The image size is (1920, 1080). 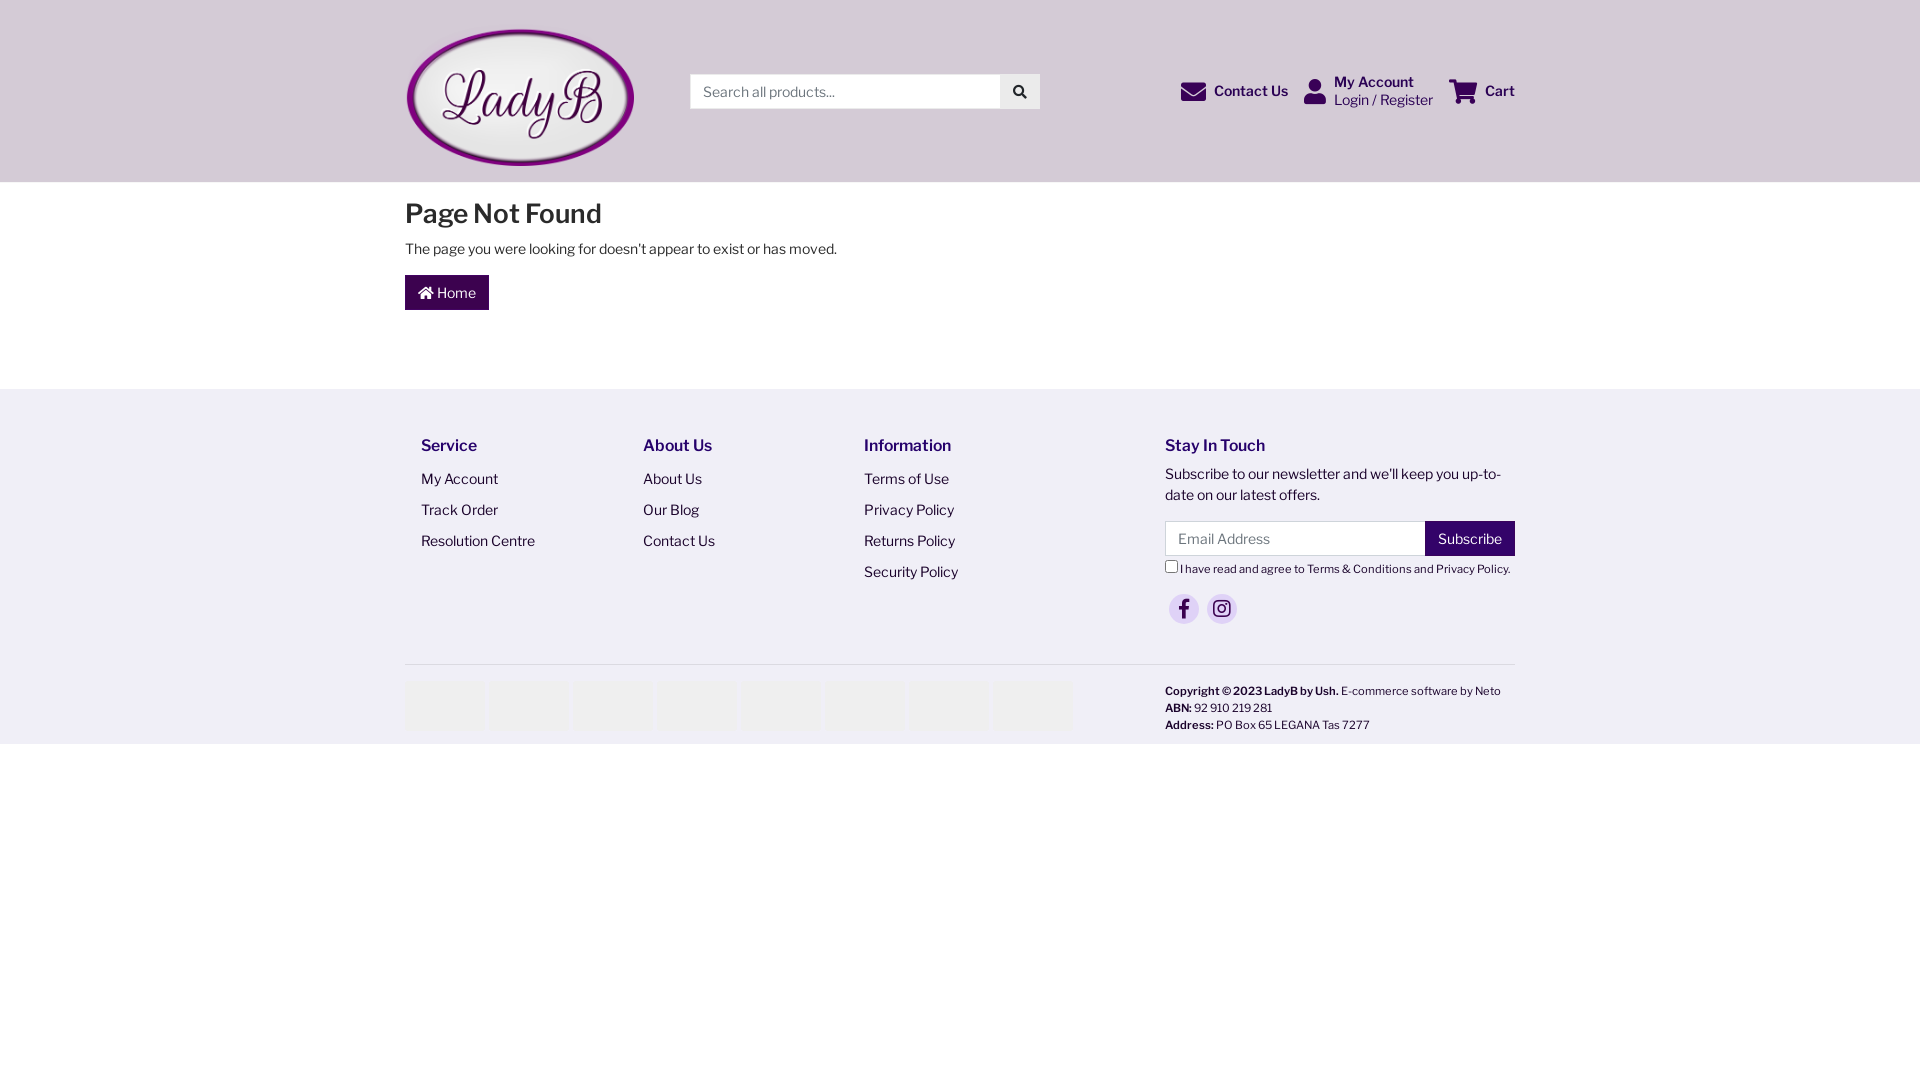 I want to click on 'Returns Policy', so click(x=848, y=540).